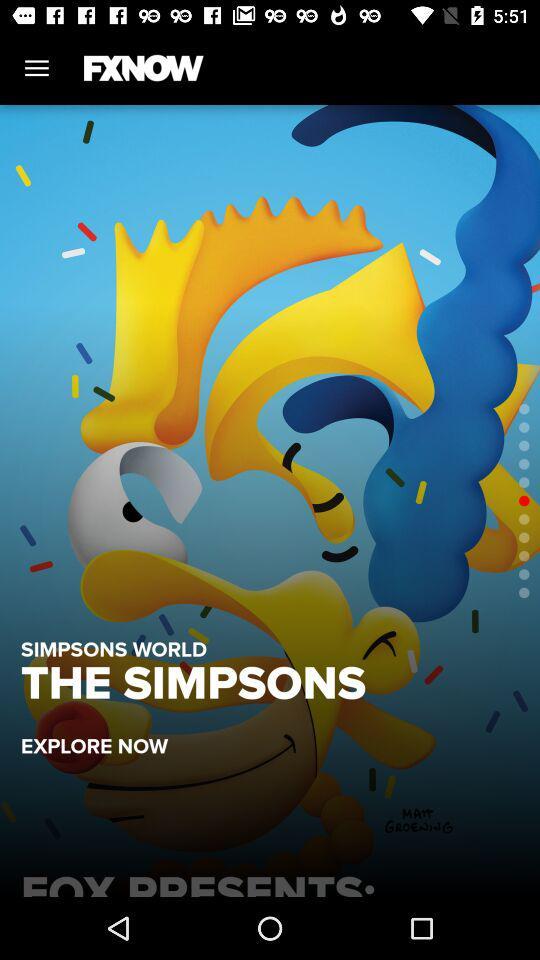 The image size is (540, 960). What do you see at coordinates (104, 735) in the screenshot?
I see `item above fox presents: pitch` at bounding box center [104, 735].